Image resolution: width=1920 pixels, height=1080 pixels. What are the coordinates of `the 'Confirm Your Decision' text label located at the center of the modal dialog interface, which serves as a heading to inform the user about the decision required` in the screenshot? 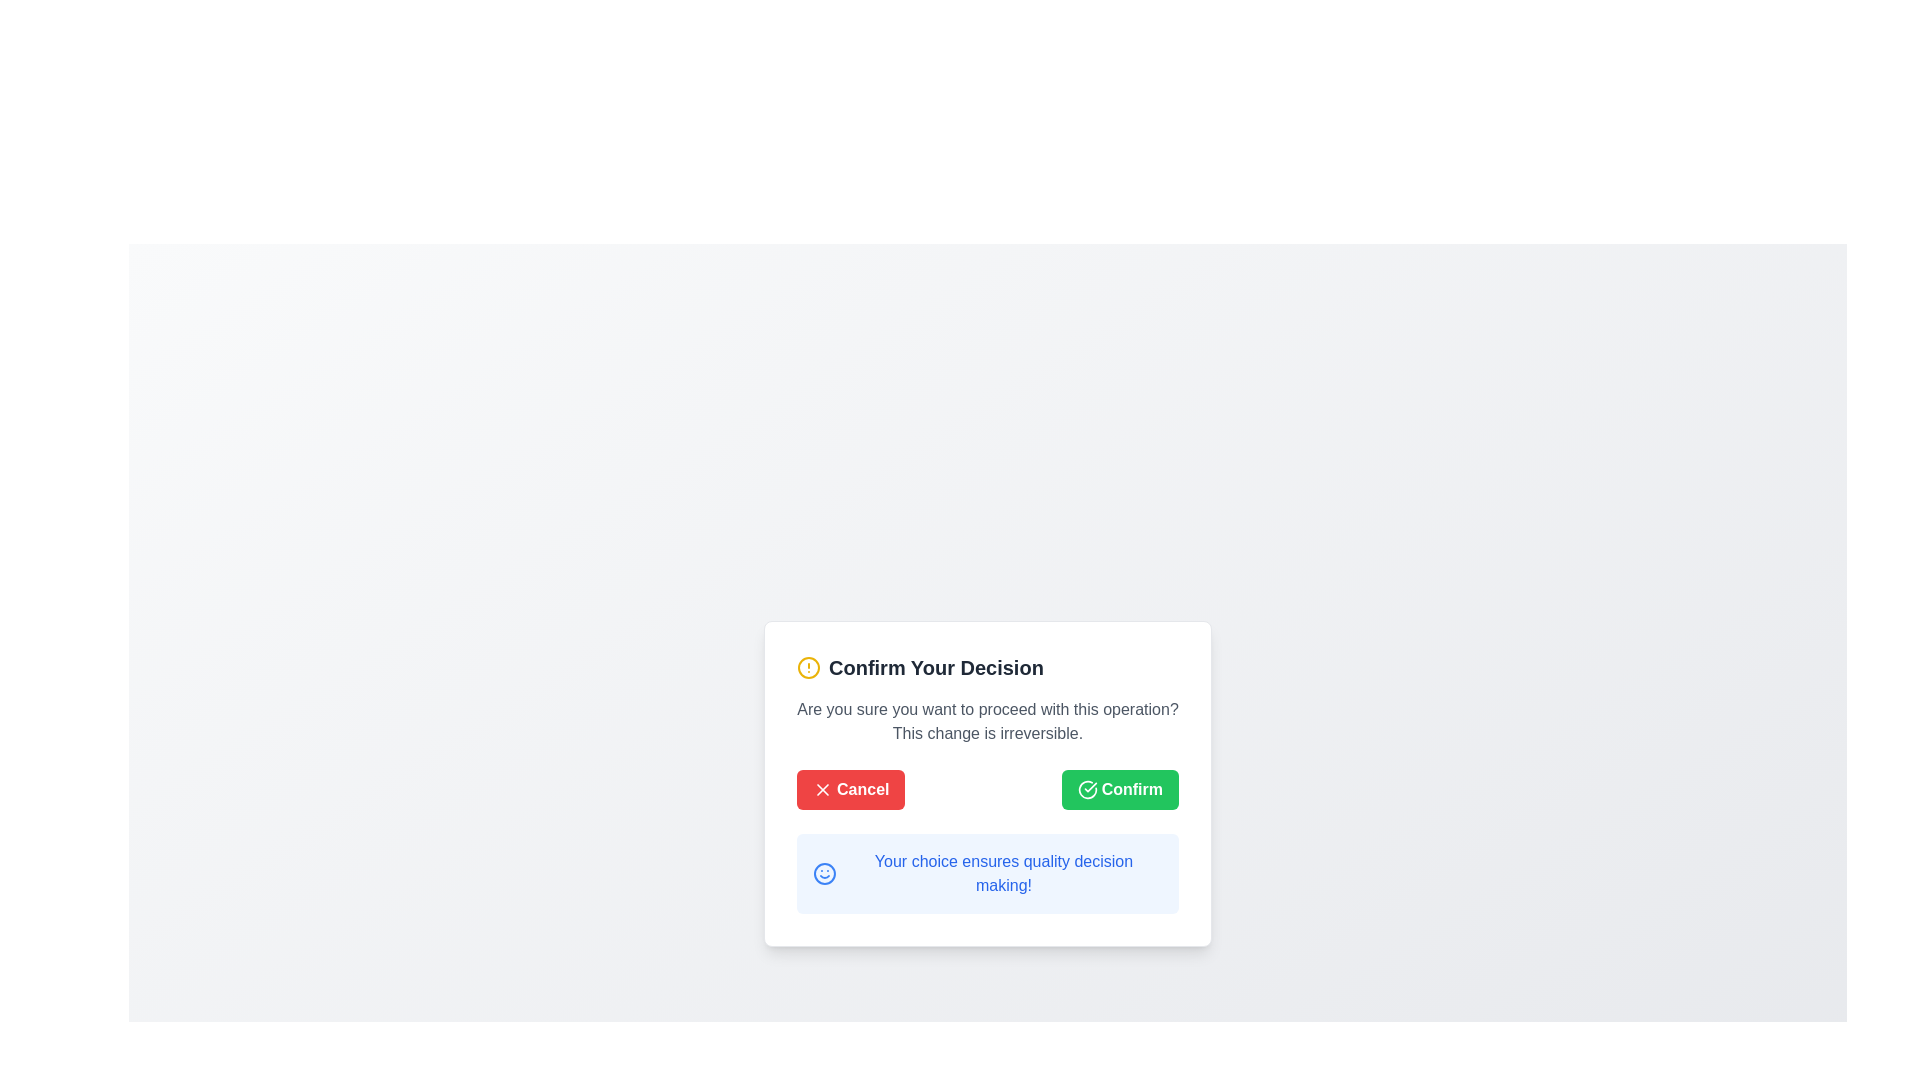 It's located at (935, 667).